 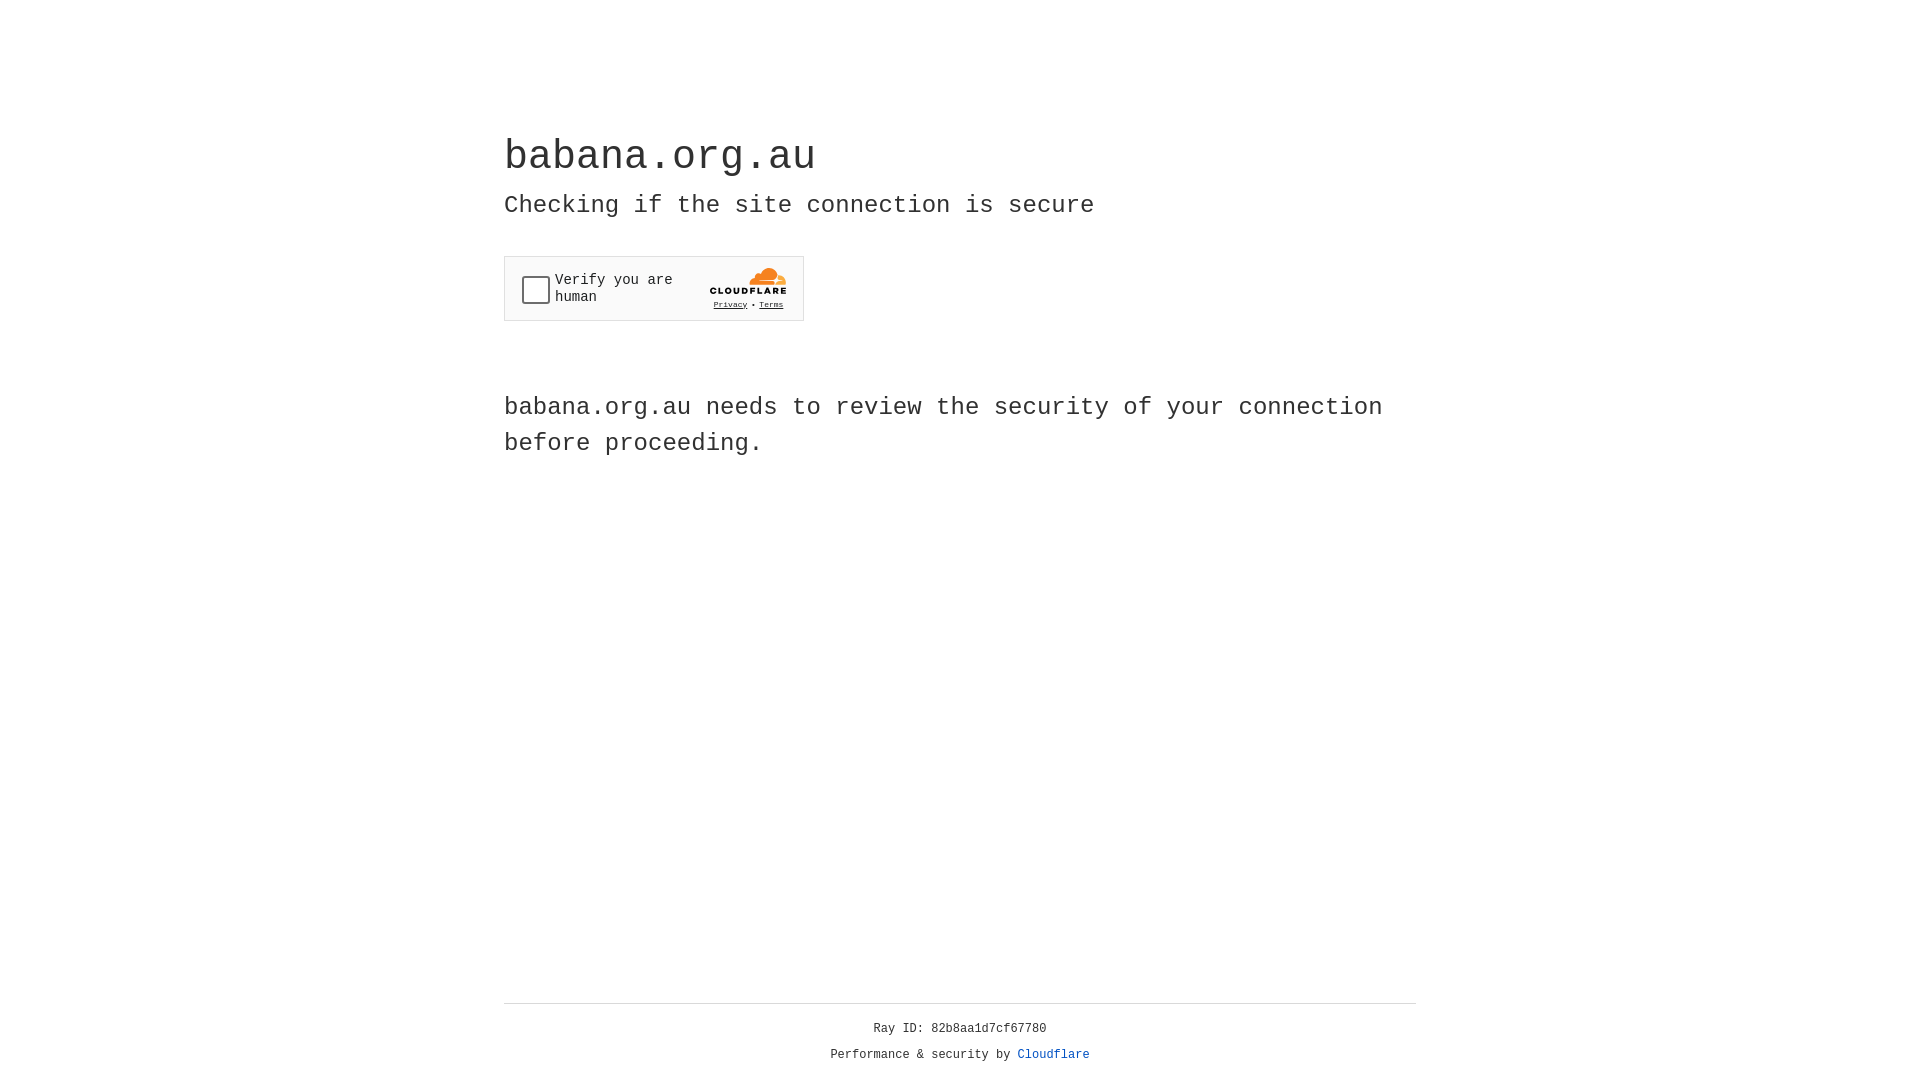 What do you see at coordinates (1053, 1054) in the screenshot?
I see `'Cloudflare'` at bounding box center [1053, 1054].